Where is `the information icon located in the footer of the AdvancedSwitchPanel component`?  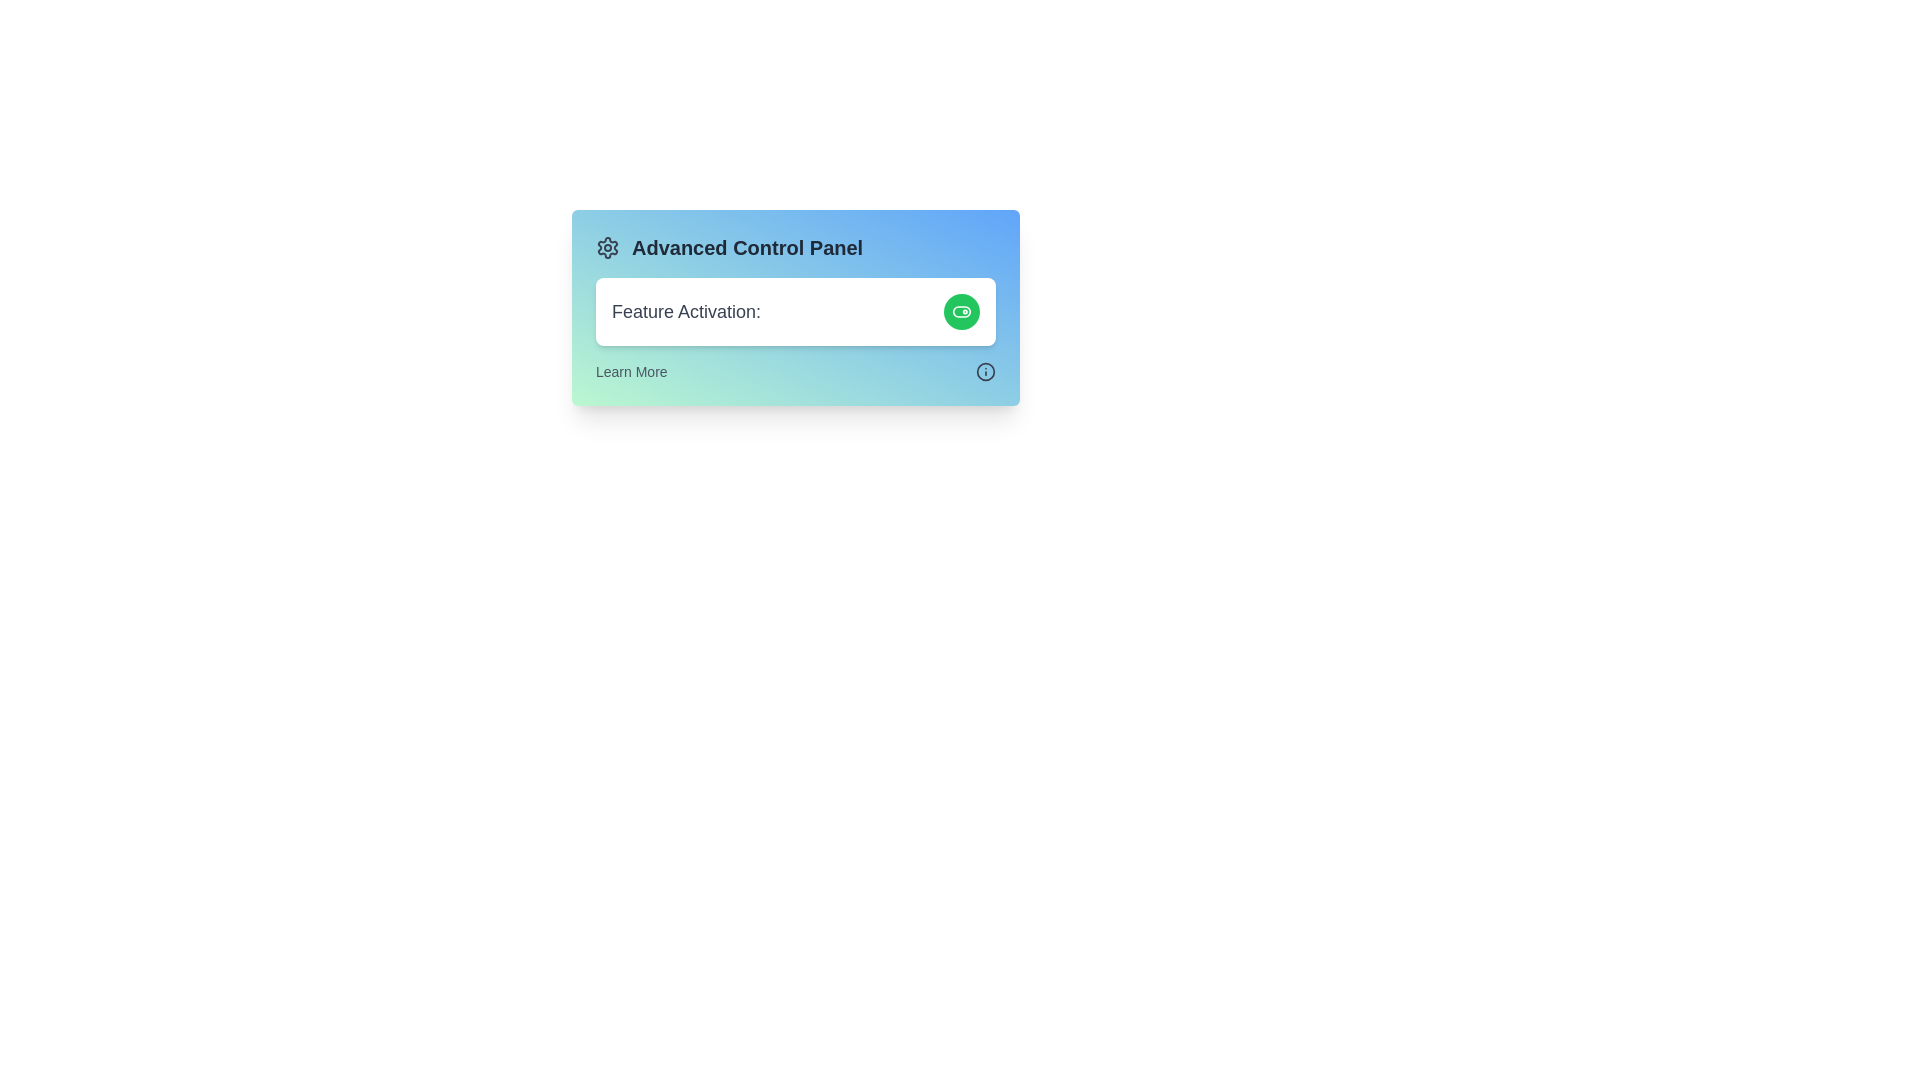
the information icon located in the footer of the AdvancedSwitchPanel component is located at coordinates (985, 371).